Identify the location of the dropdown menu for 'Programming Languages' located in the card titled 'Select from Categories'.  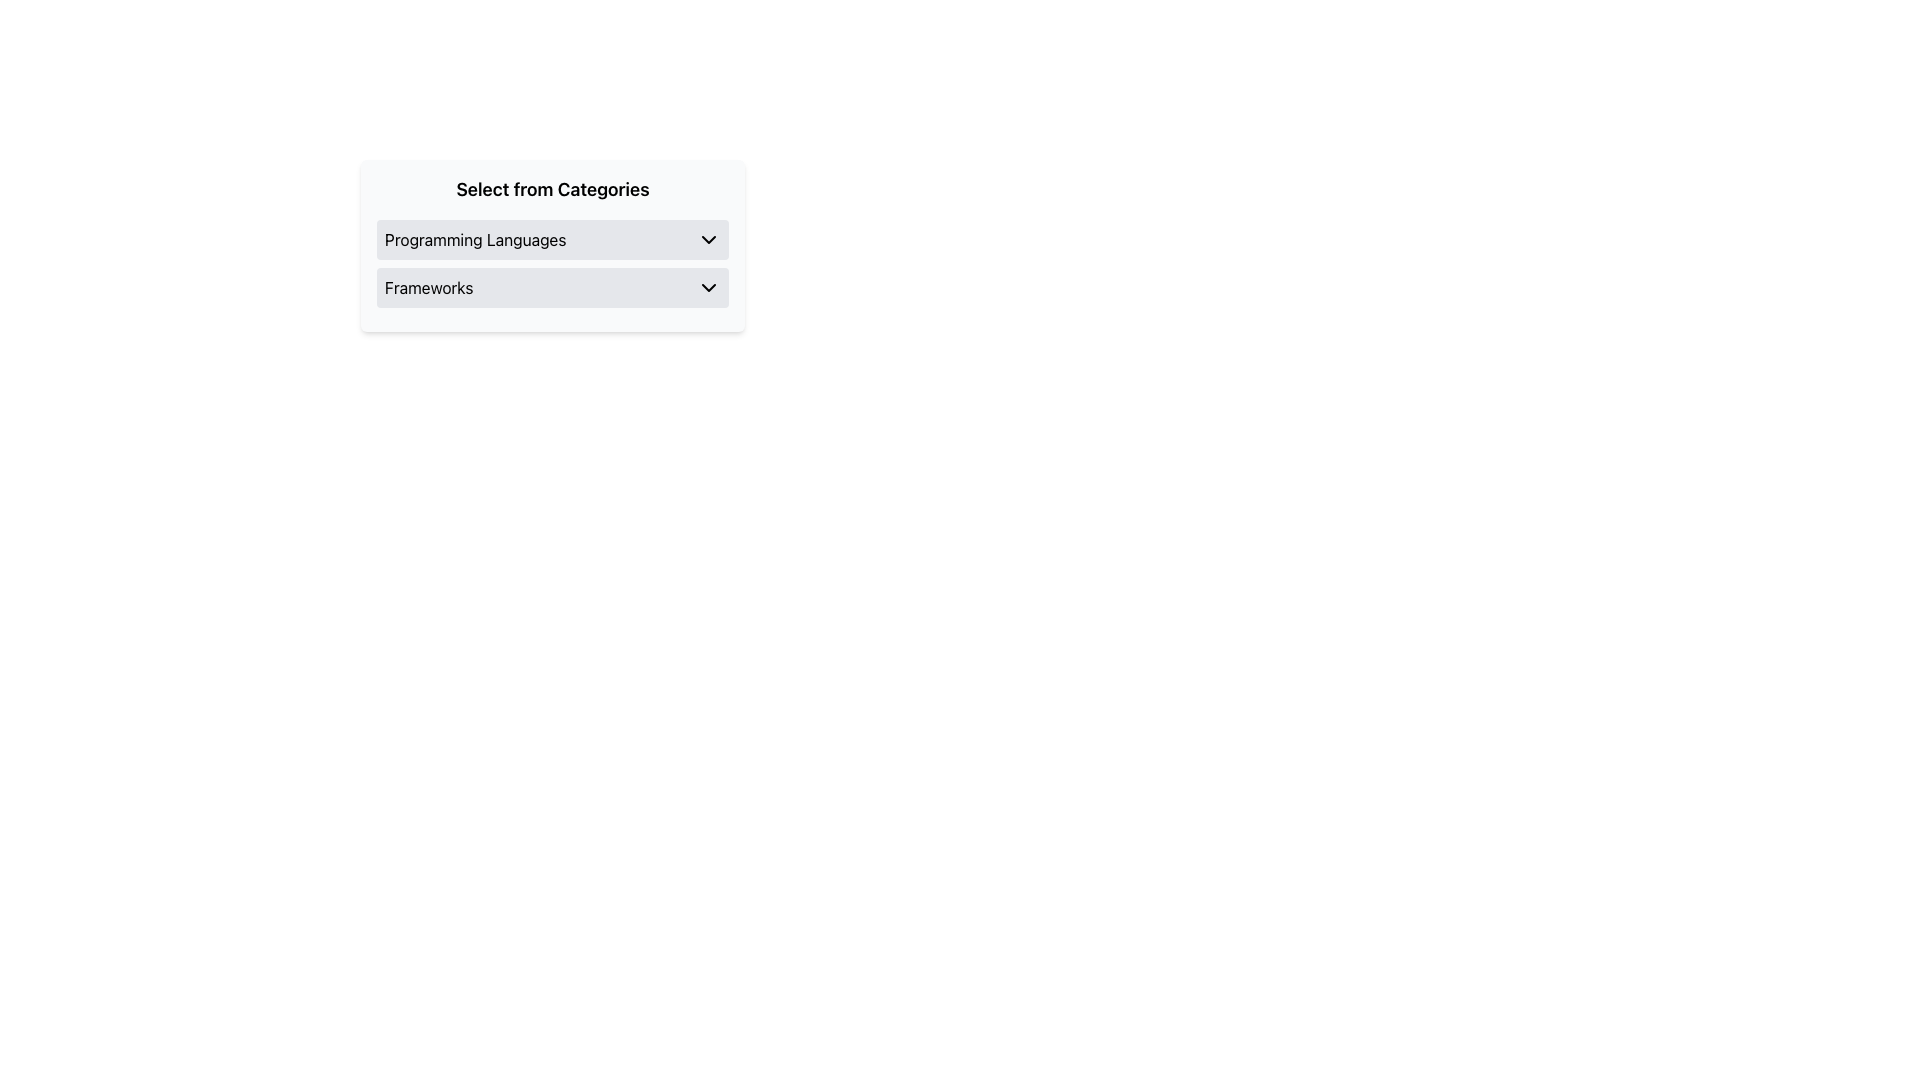
(552, 238).